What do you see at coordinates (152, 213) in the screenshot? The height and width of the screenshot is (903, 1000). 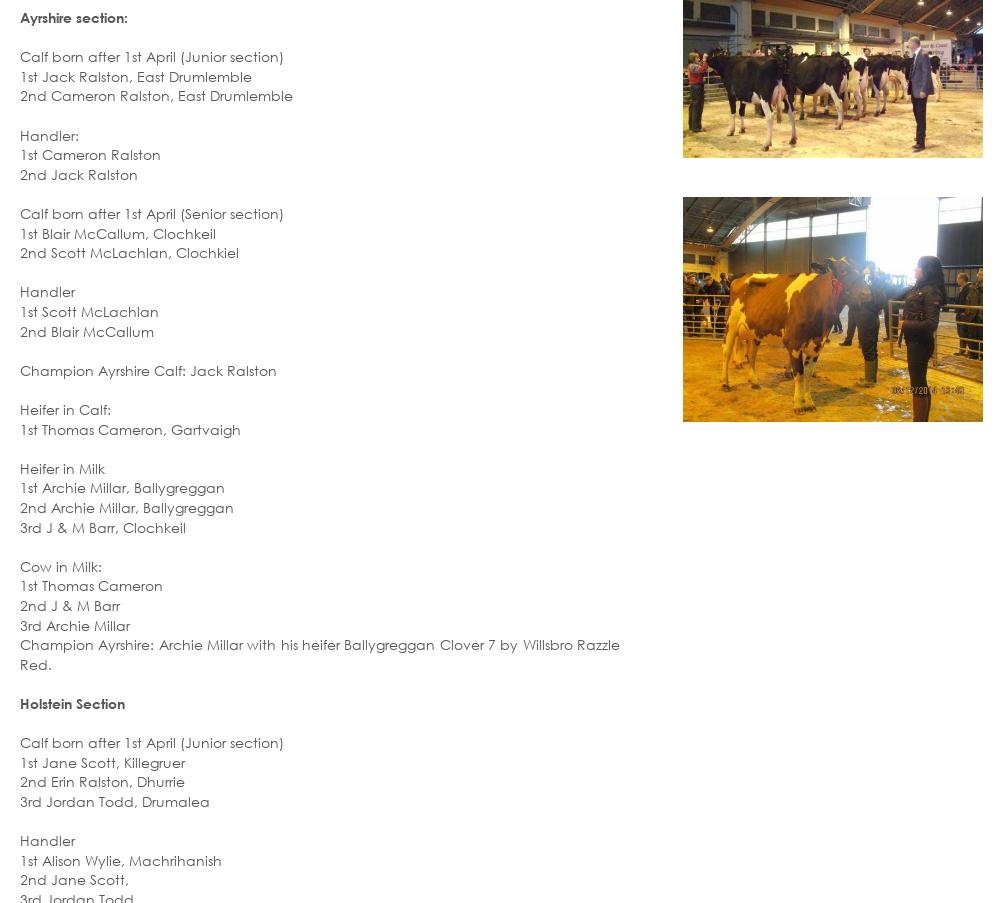 I see `'Calf born after 1st April (Senior section)'` at bounding box center [152, 213].